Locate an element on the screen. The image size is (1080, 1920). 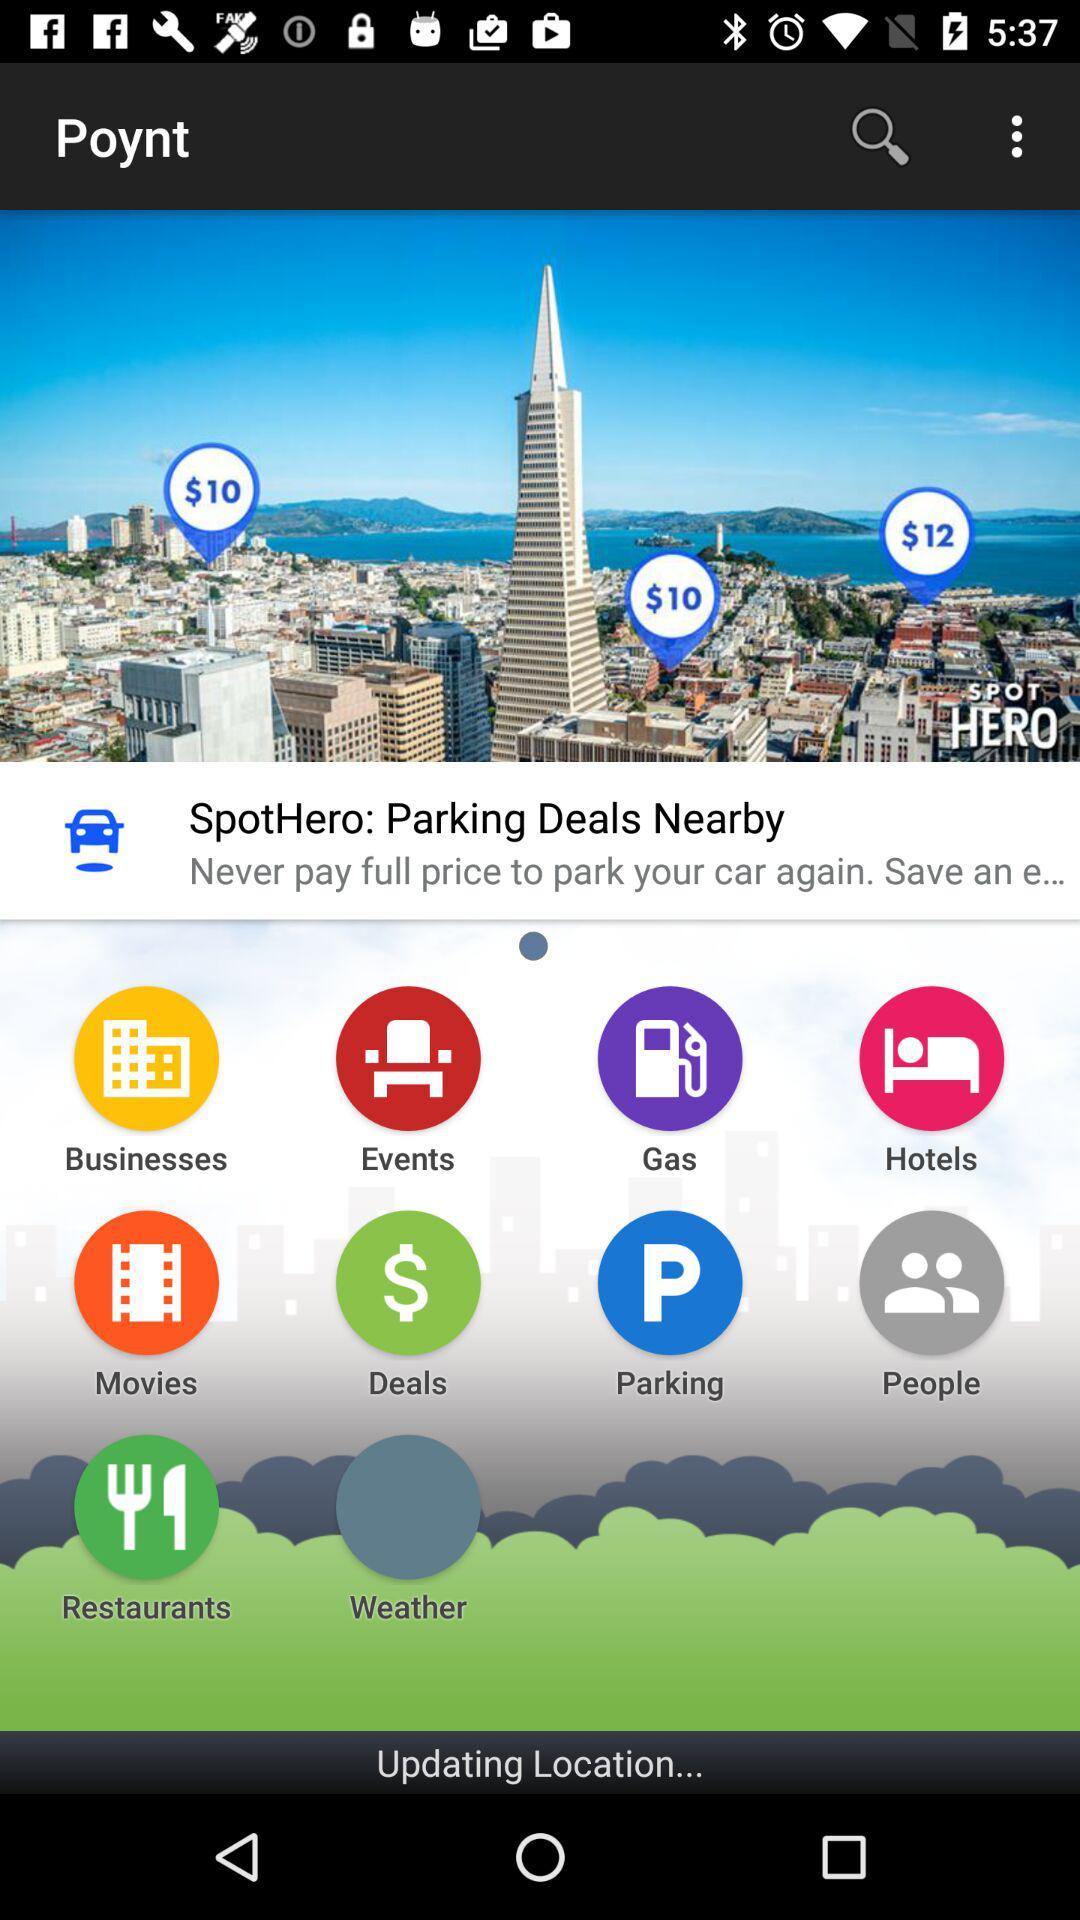
the above right  3 dots button is located at coordinates (1017, 136).